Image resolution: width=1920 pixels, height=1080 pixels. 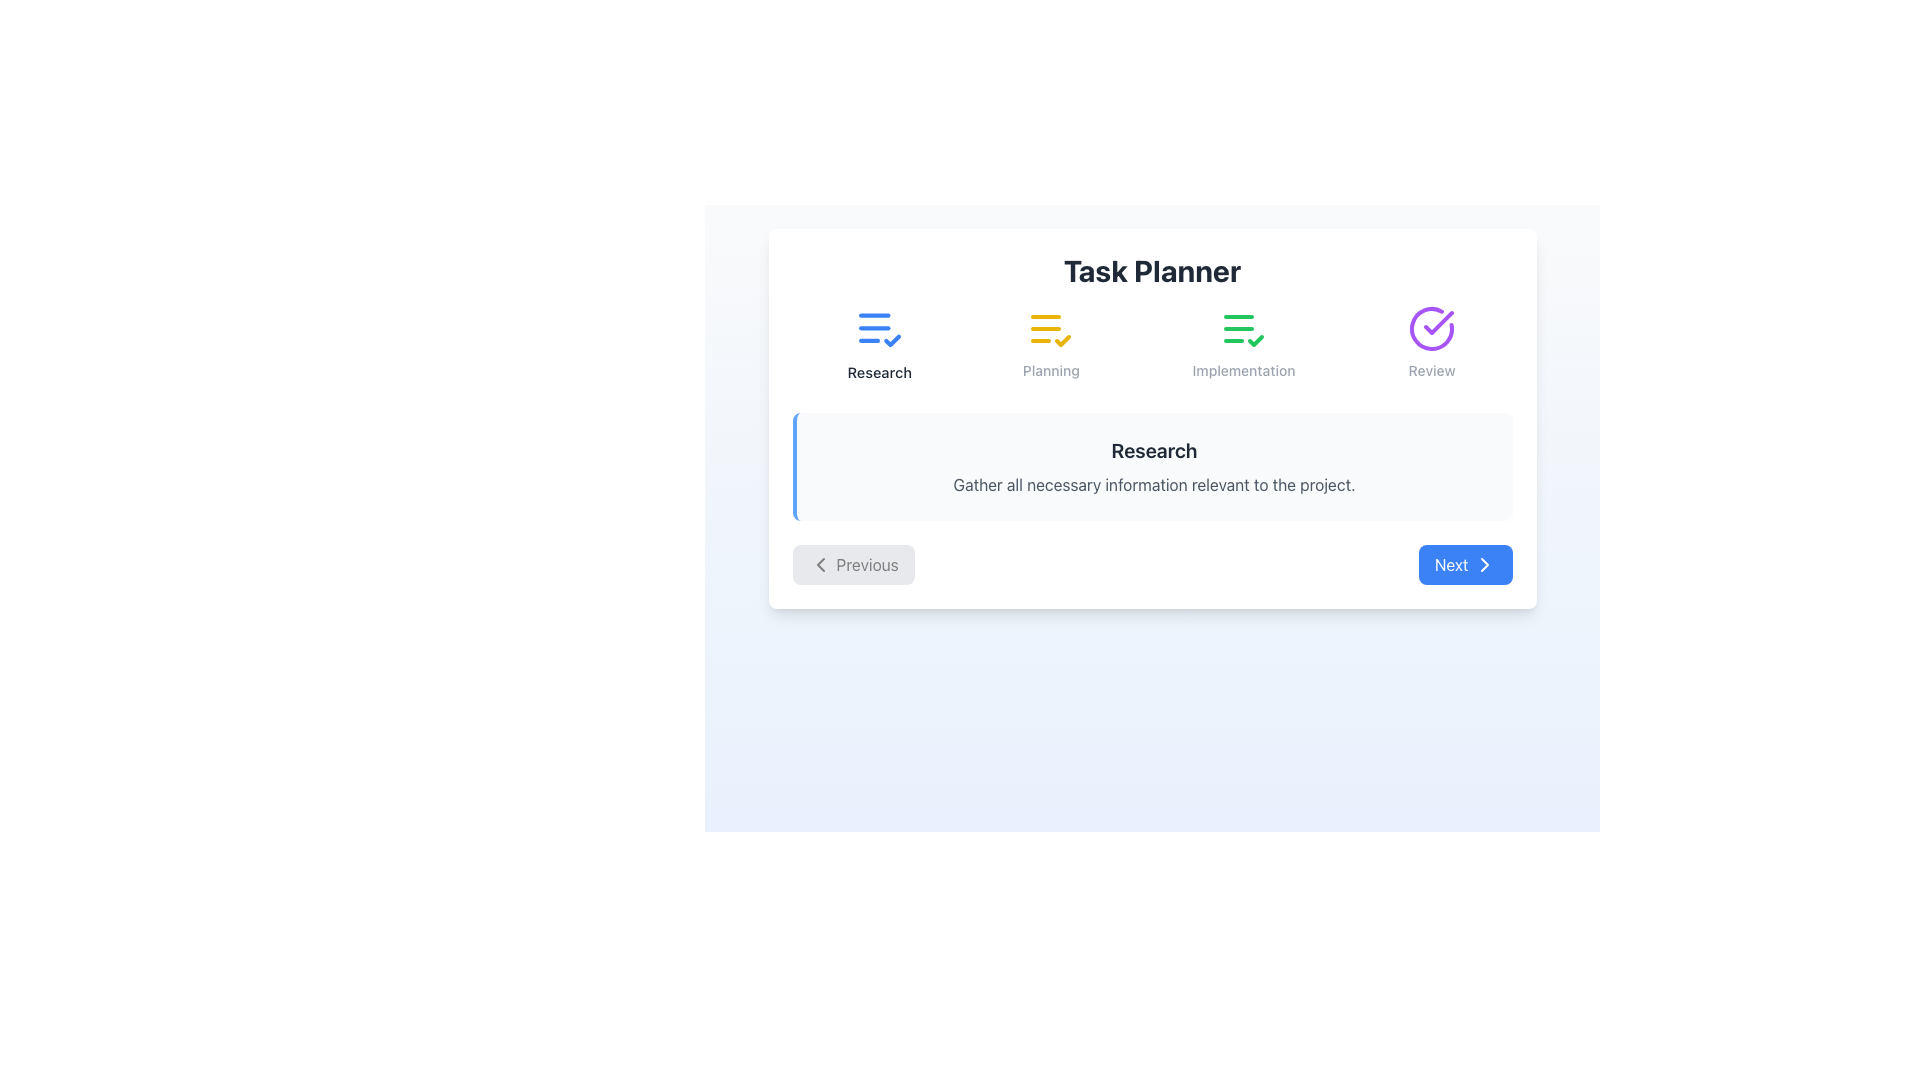 What do you see at coordinates (1154, 451) in the screenshot?
I see `the 'Research' header text element, which is a bold and large text label located centrally above a descriptive paragraph within a bordered box` at bounding box center [1154, 451].